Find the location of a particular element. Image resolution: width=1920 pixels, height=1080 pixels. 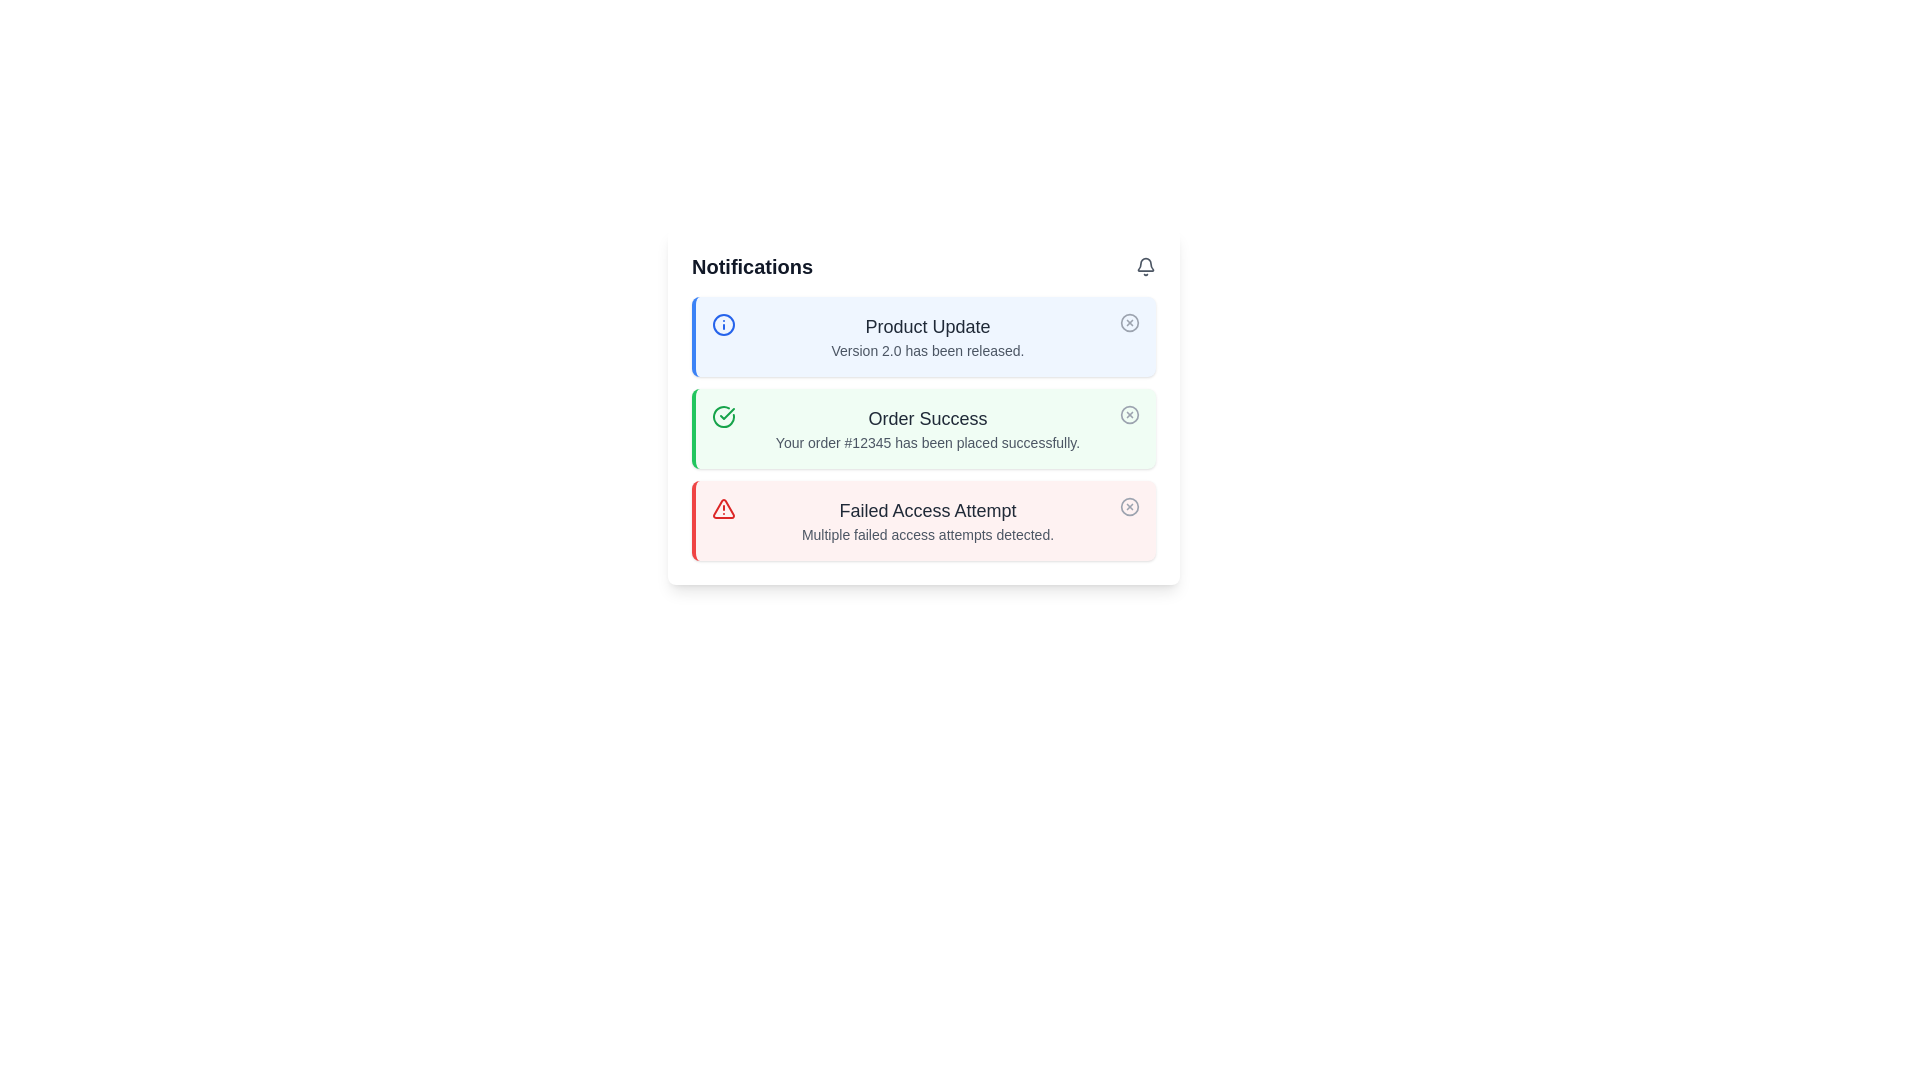

the bell-shaped icon located in the top-right corner of the 'Notifications' box is located at coordinates (1146, 265).